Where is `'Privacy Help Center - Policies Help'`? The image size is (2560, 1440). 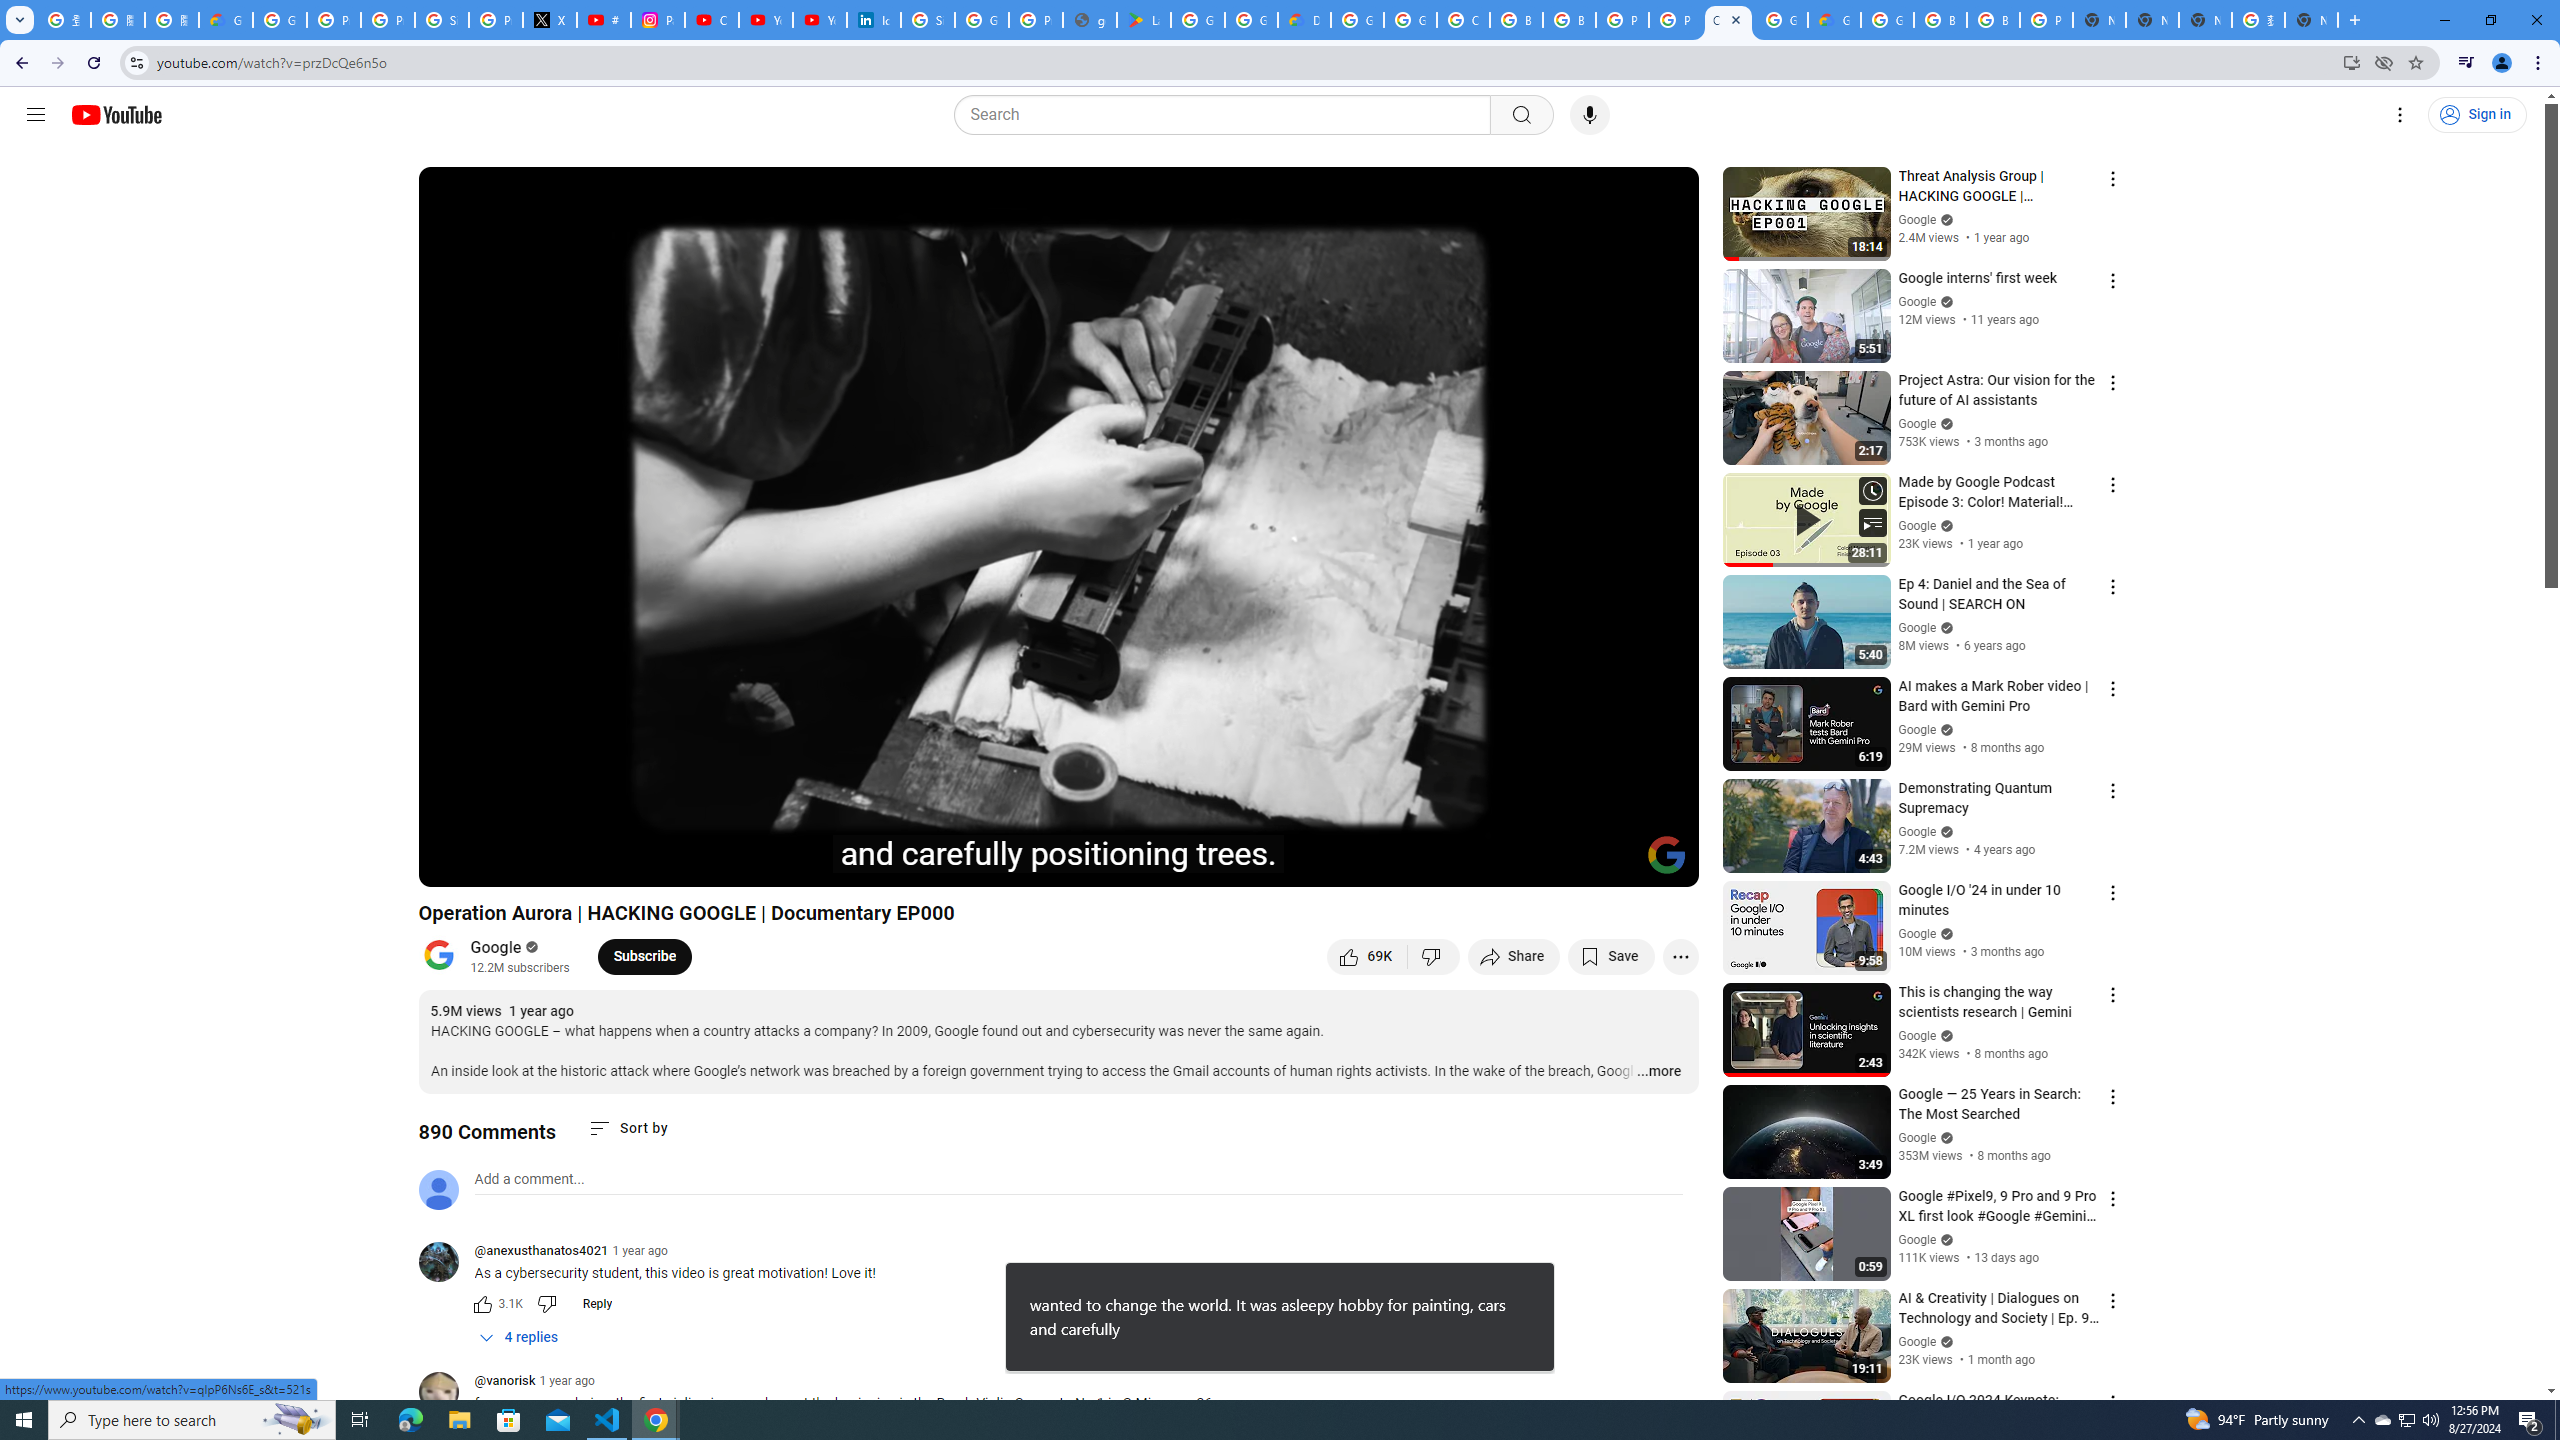 'Privacy Help Center - Policies Help' is located at coordinates (388, 19).